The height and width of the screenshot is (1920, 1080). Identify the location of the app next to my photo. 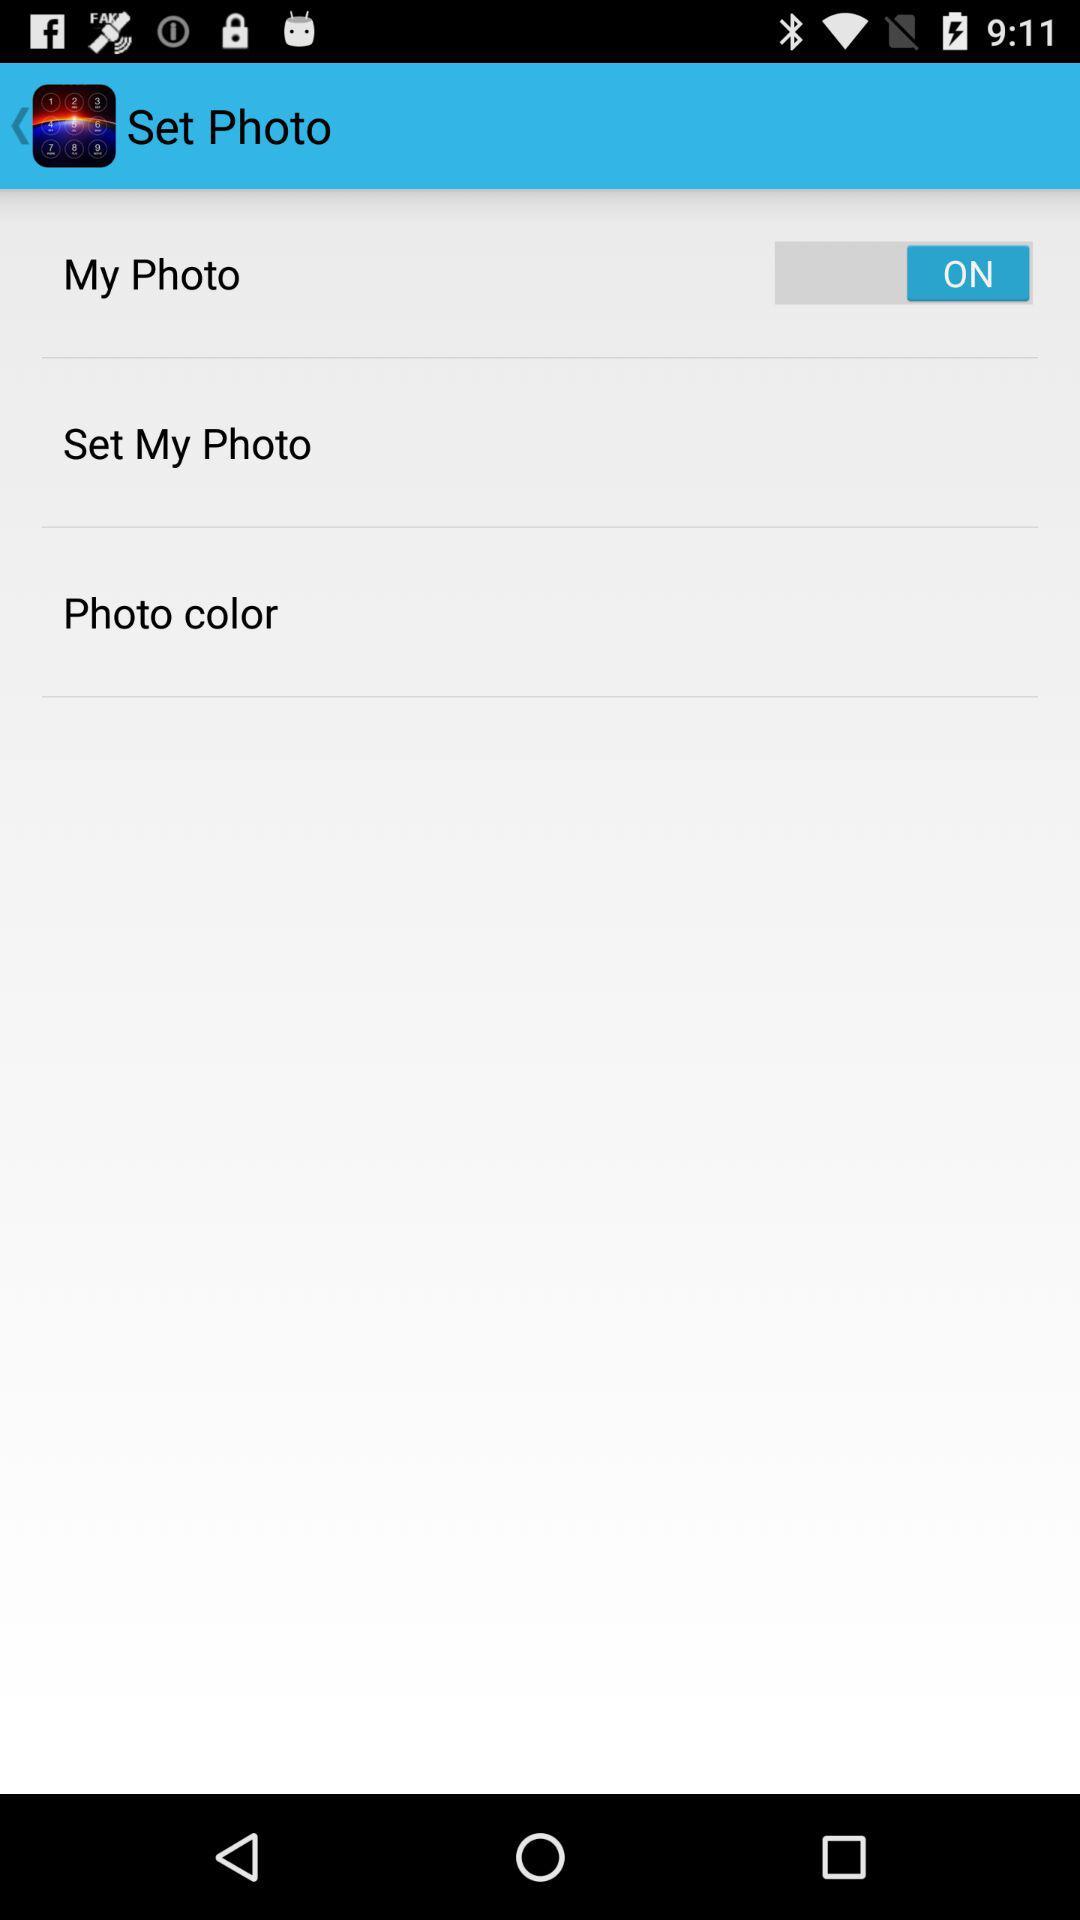
(903, 272).